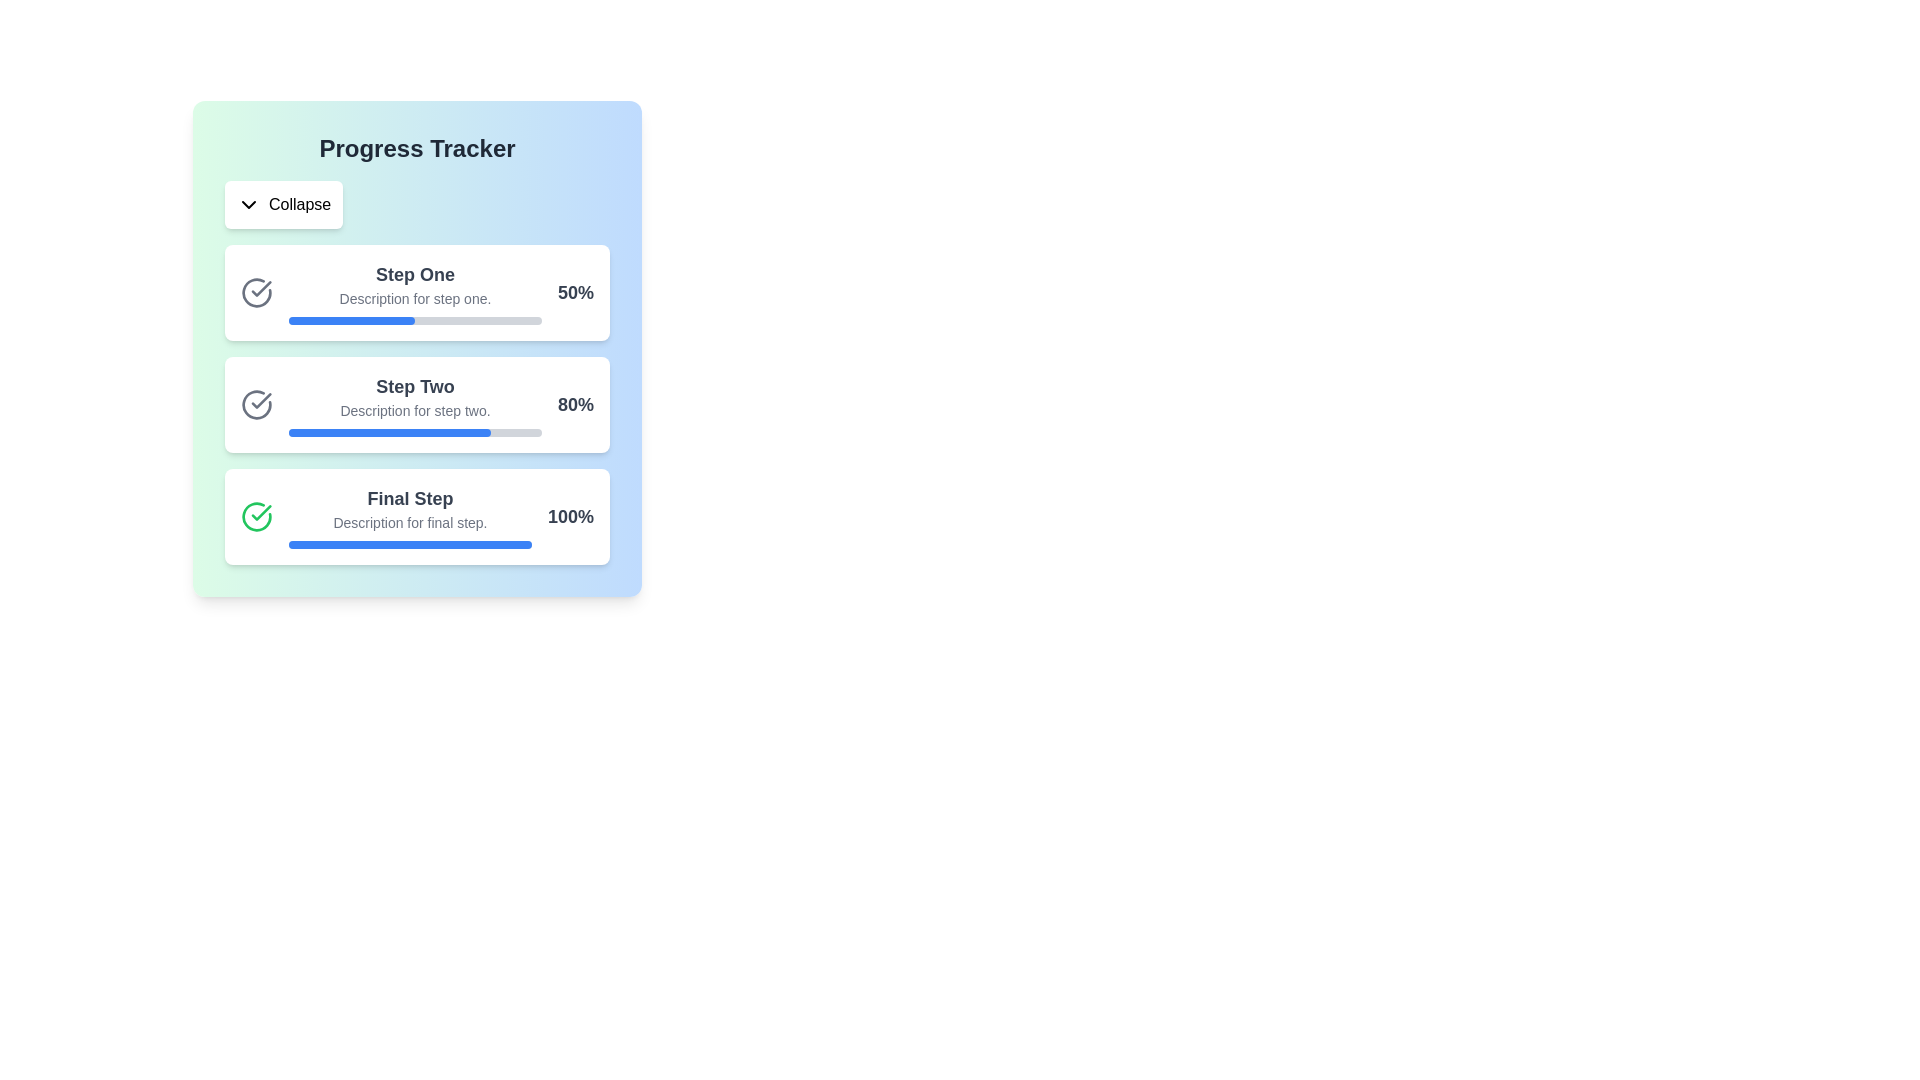 This screenshot has height=1080, width=1920. Describe the element at coordinates (414, 274) in the screenshot. I see `the text label that serves as the title for the first step in the progress tracker, positioned above the description text 'Description for step one.'` at that location.